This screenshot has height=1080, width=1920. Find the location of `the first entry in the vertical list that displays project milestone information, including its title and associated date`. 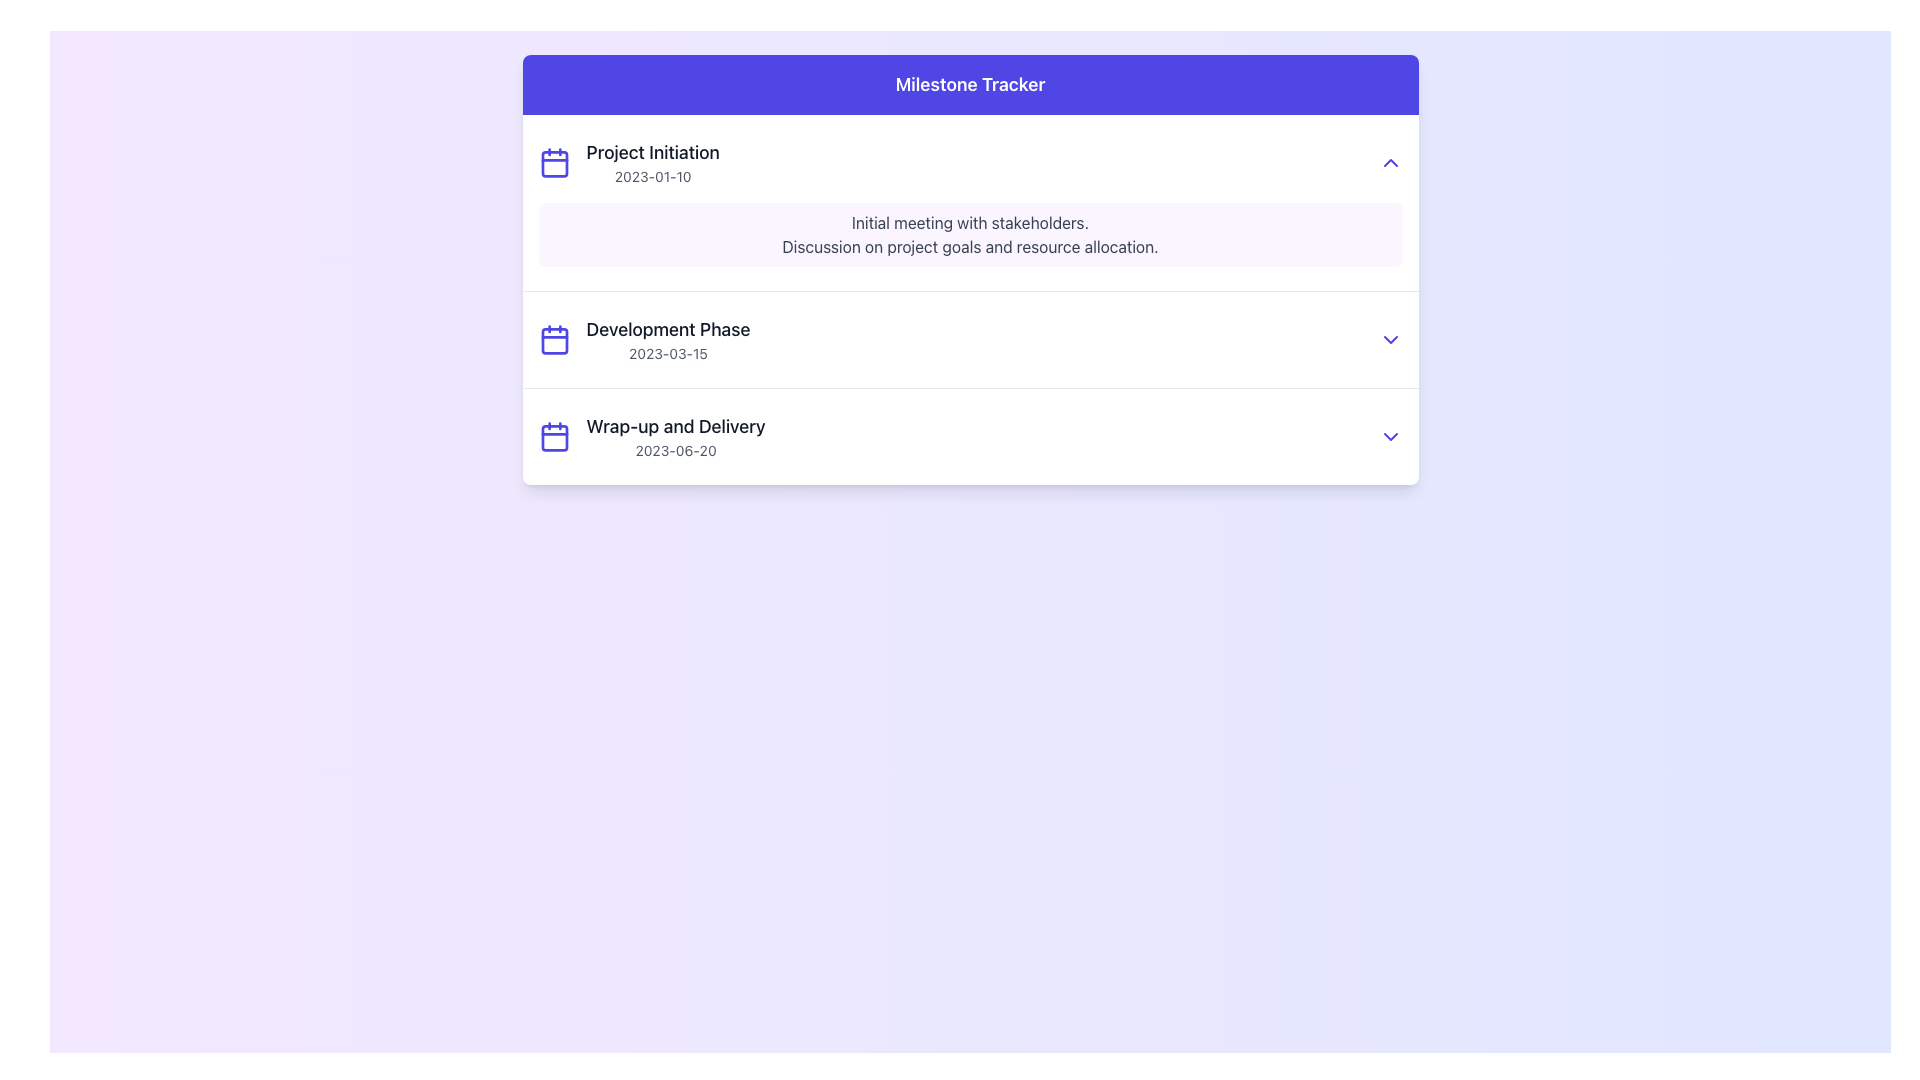

the first entry in the vertical list that displays project milestone information, including its title and associated date is located at coordinates (653, 161).